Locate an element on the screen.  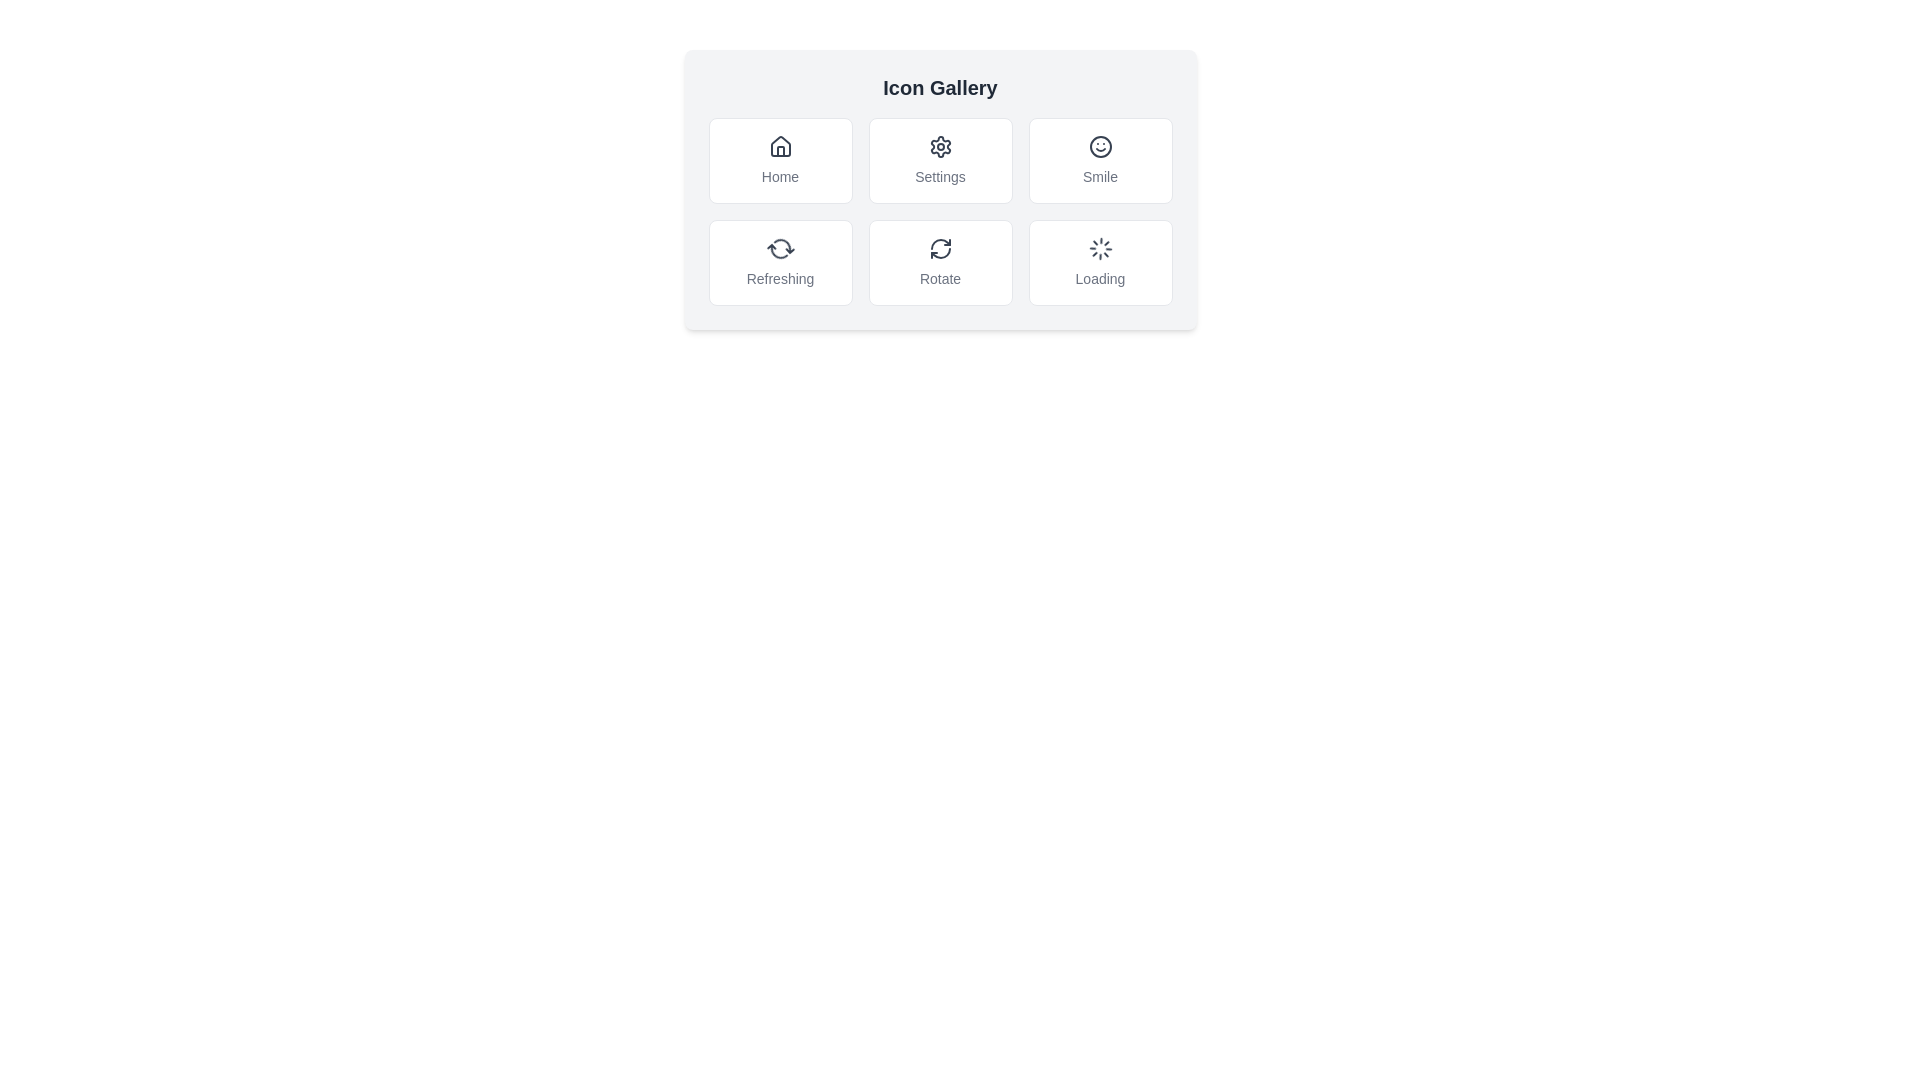
the loading card element located at the bottom-right corner of the grid, specifically the third element in the second row, which visually indicates a loading state is located at coordinates (1099, 261).